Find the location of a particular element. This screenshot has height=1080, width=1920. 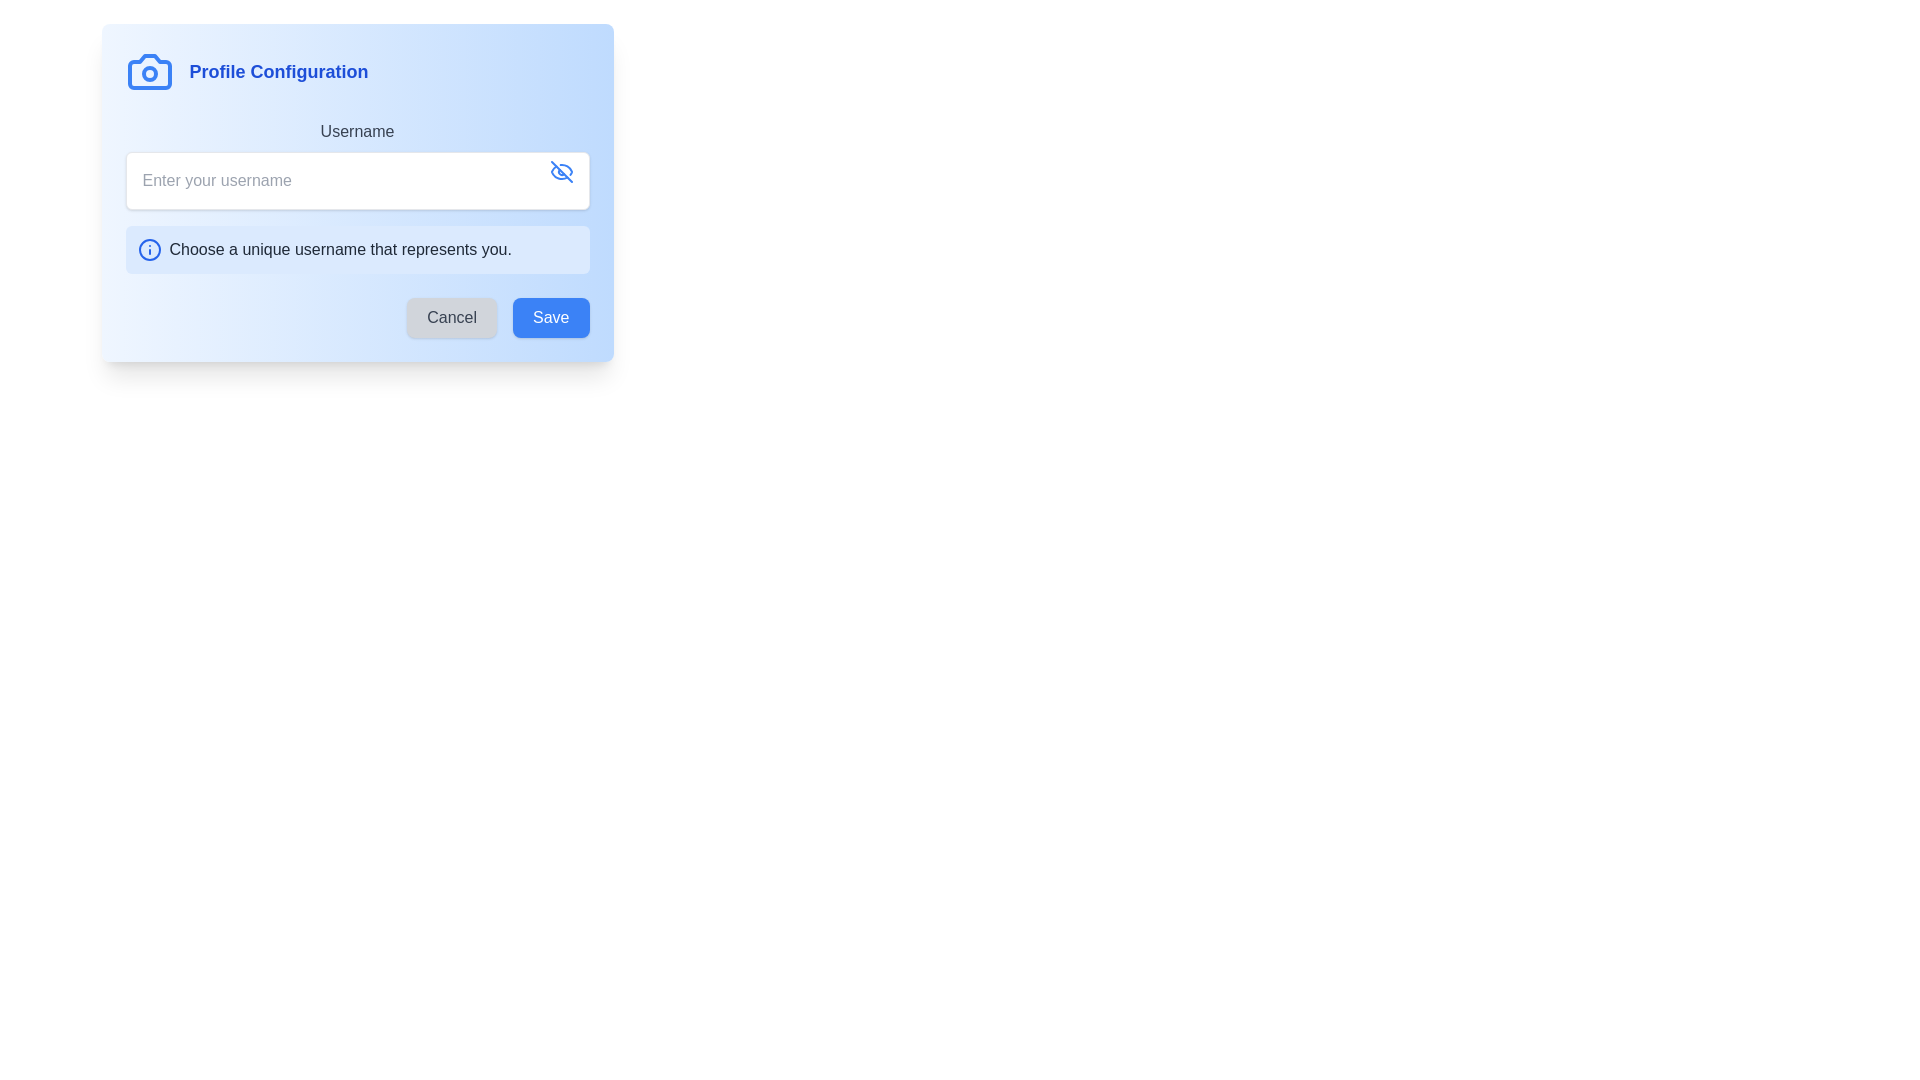

informational tooltip that provides guidance on choosing an appropriate username, located directly below the username input field in the 'Profile Configuration' modal is located at coordinates (357, 249).